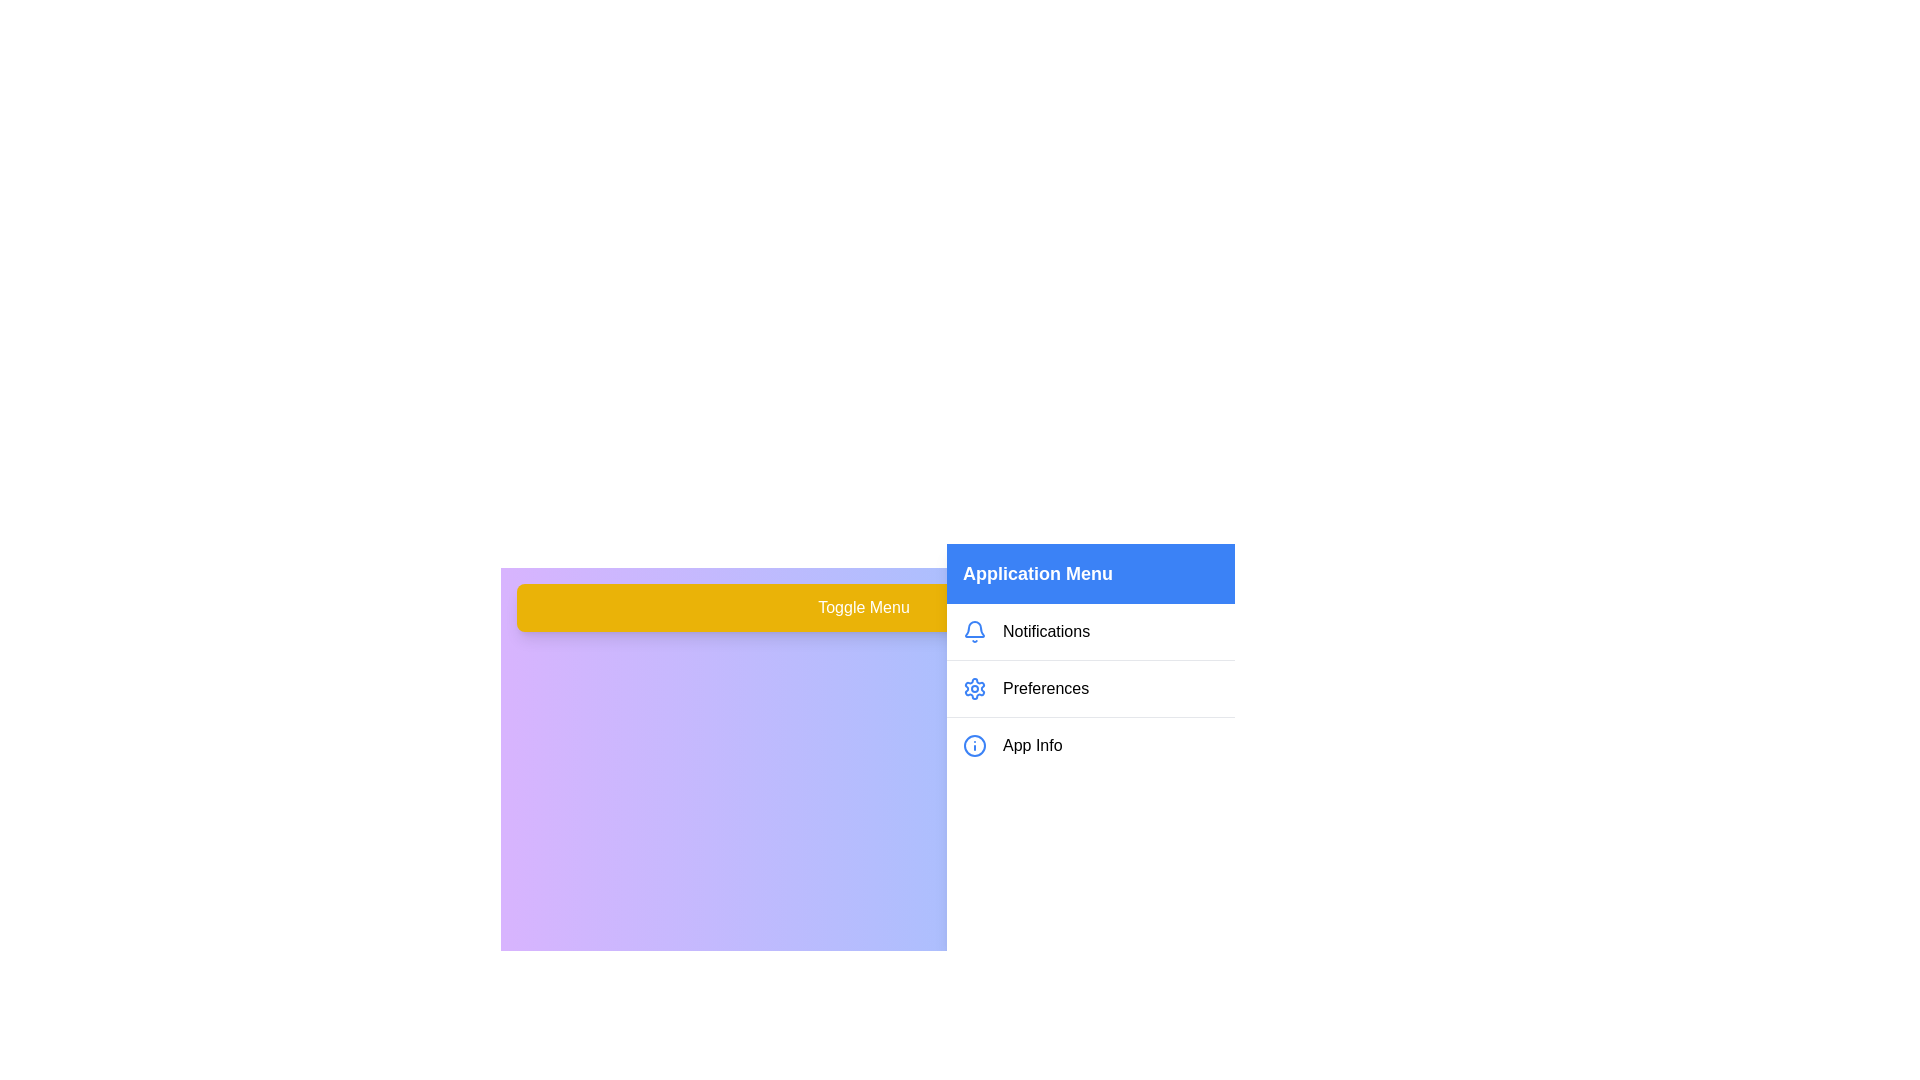 The width and height of the screenshot is (1920, 1080). I want to click on the 'Preferences' menu item, so click(1089, 687).